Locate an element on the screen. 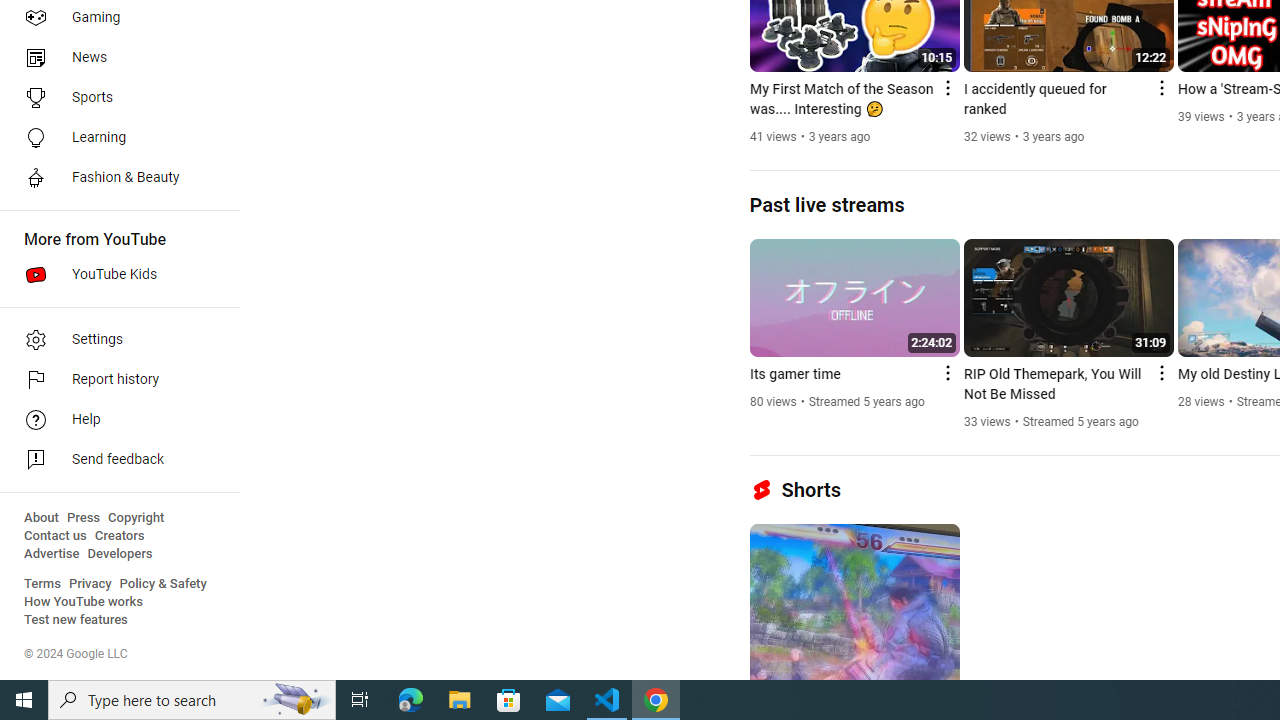 This screenshot has width=1280, height=720. 'Report history' is located at coordinates (112, 380).